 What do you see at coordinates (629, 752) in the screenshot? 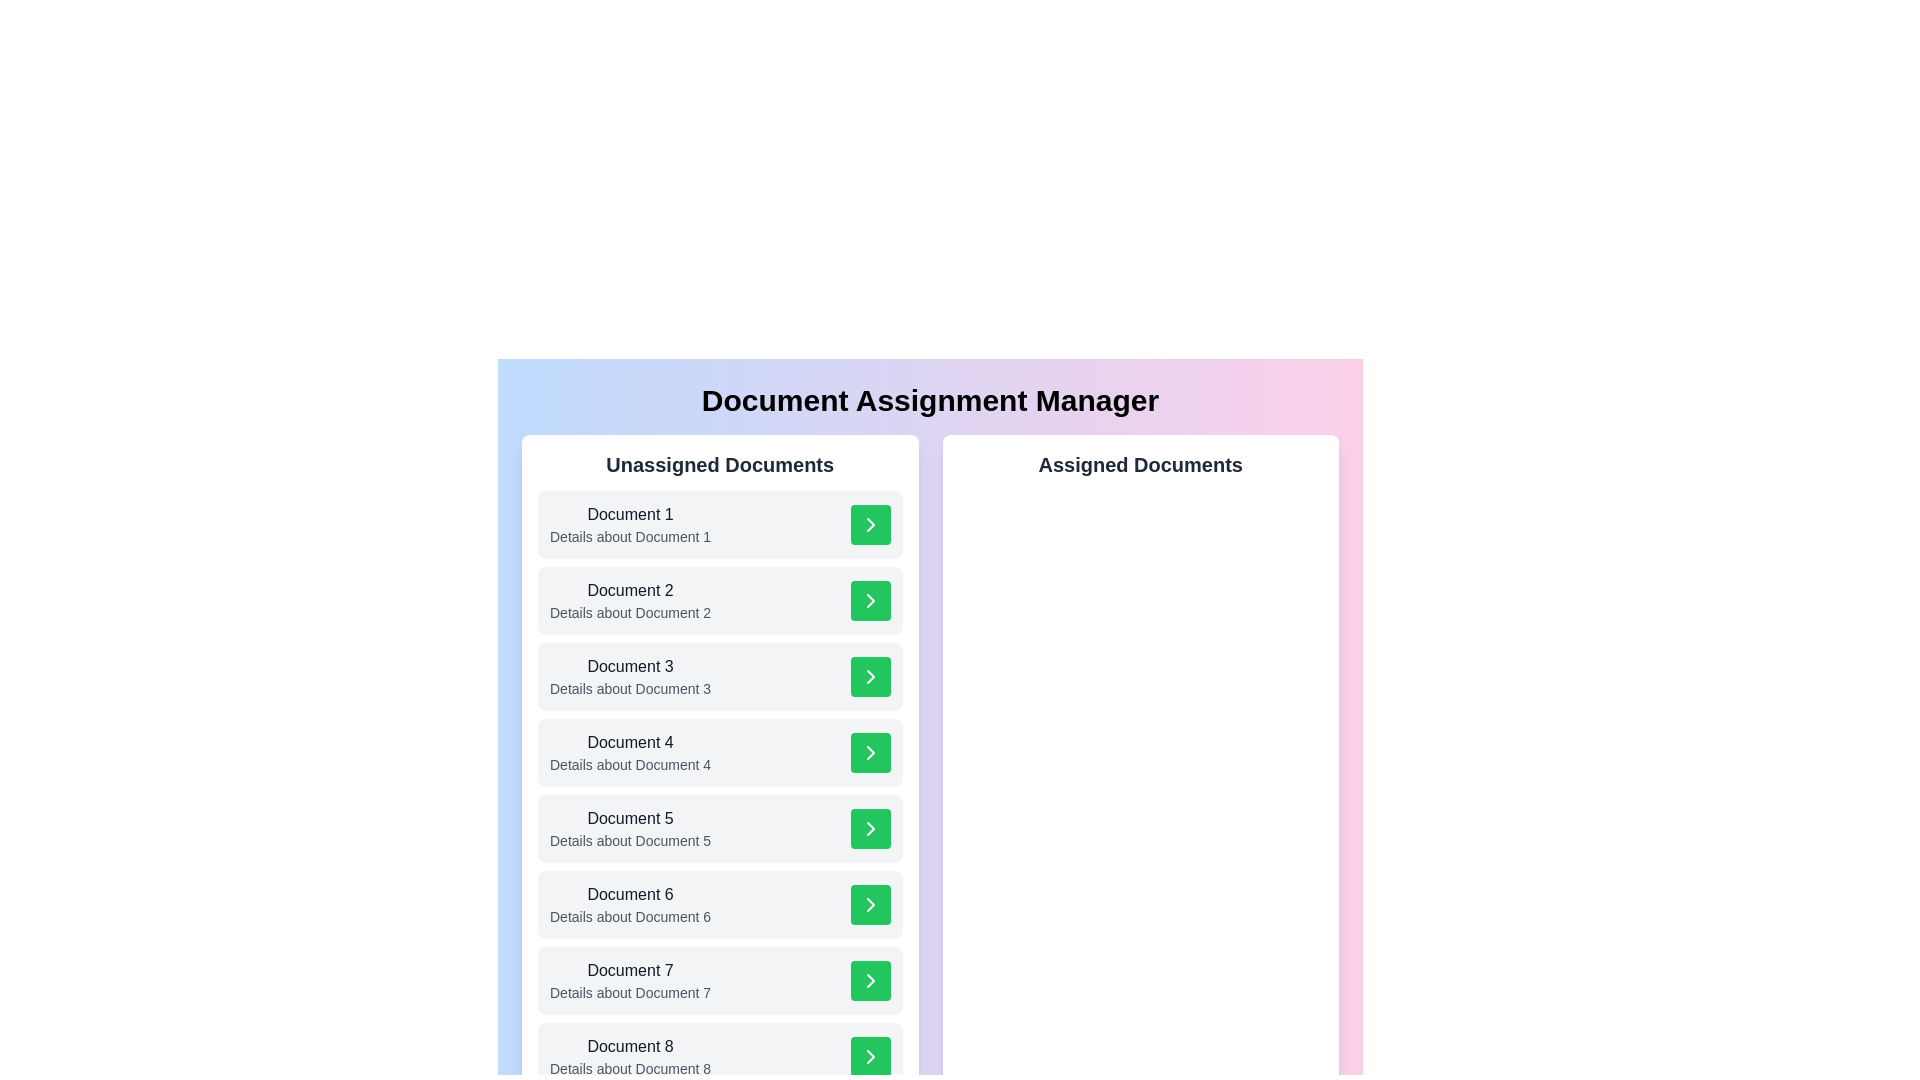
I see `the informational label providing details about 'Document 4', located in the vertical list under 'Unassigned Documents'` at bounding box center [629, 752].